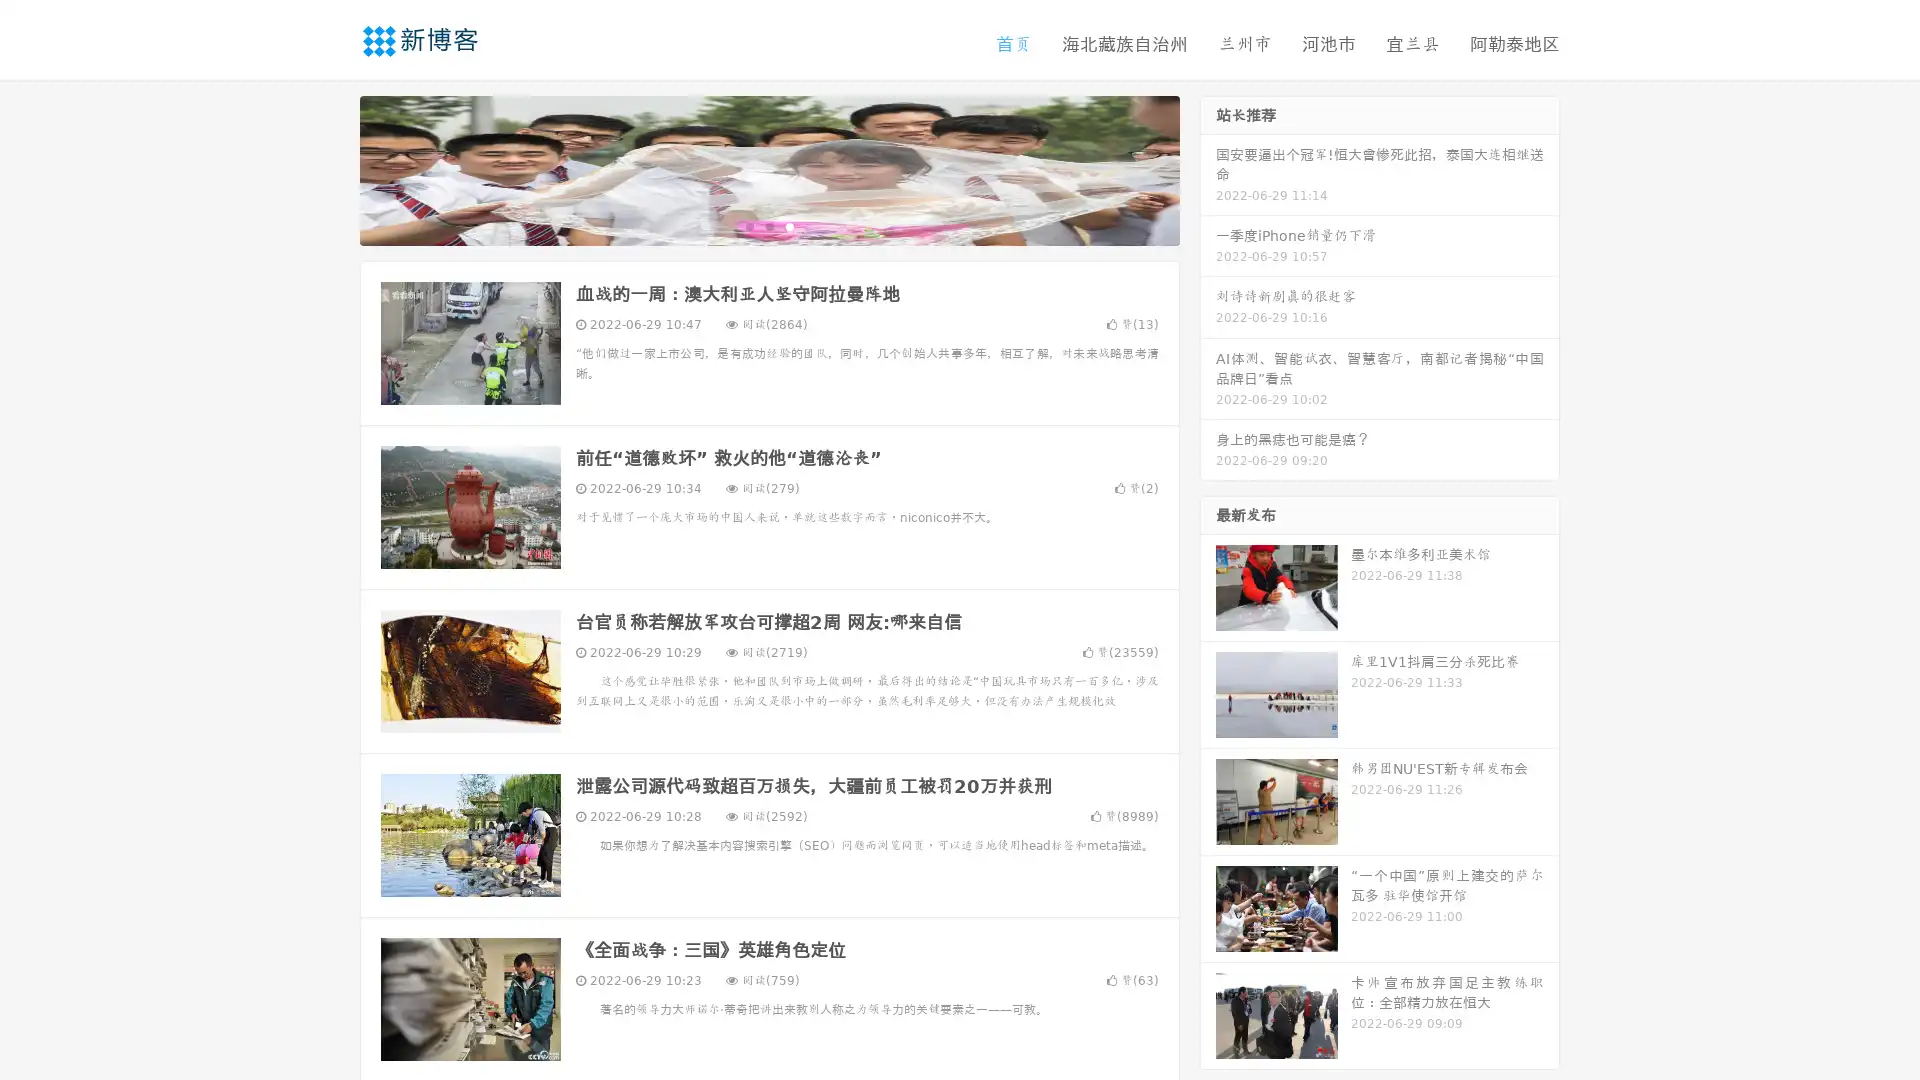 The width and height of the screenshot is (1920, 1080). I want to click on Next slide, so click(1208, 168).